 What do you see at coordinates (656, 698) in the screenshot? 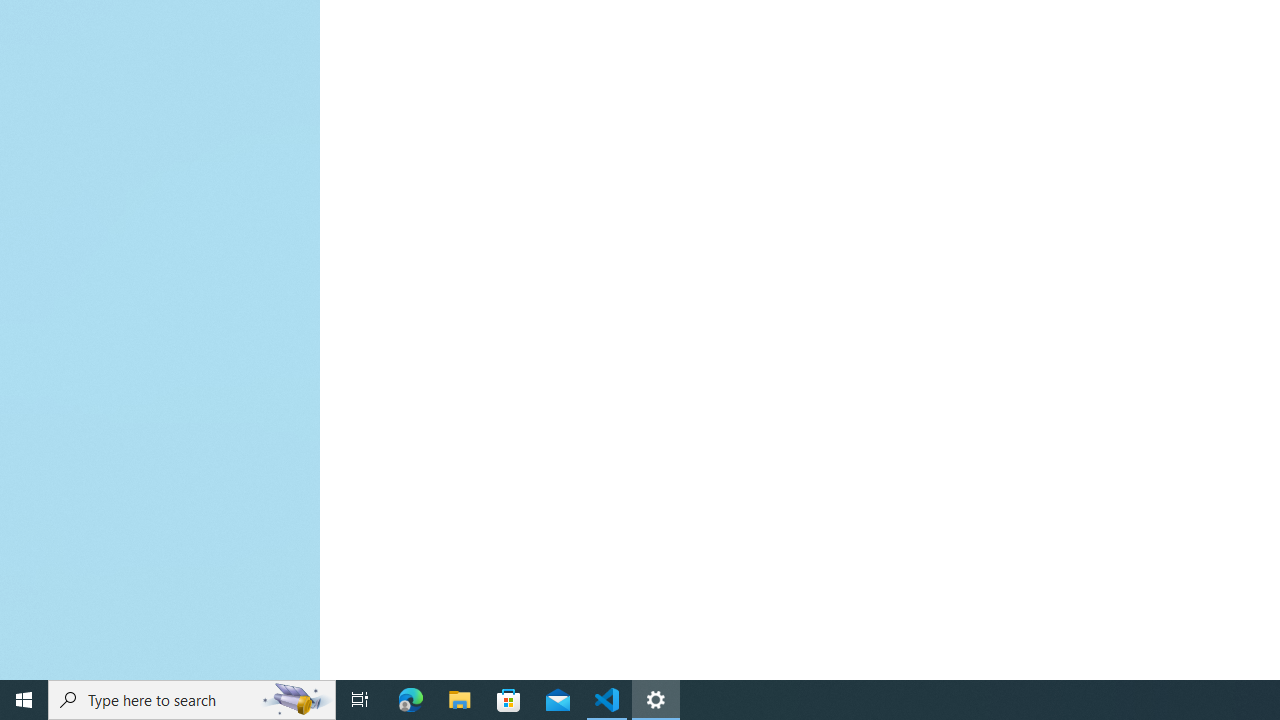
I see `'Settings - 1 running window'` at bounding box center [656, 698].